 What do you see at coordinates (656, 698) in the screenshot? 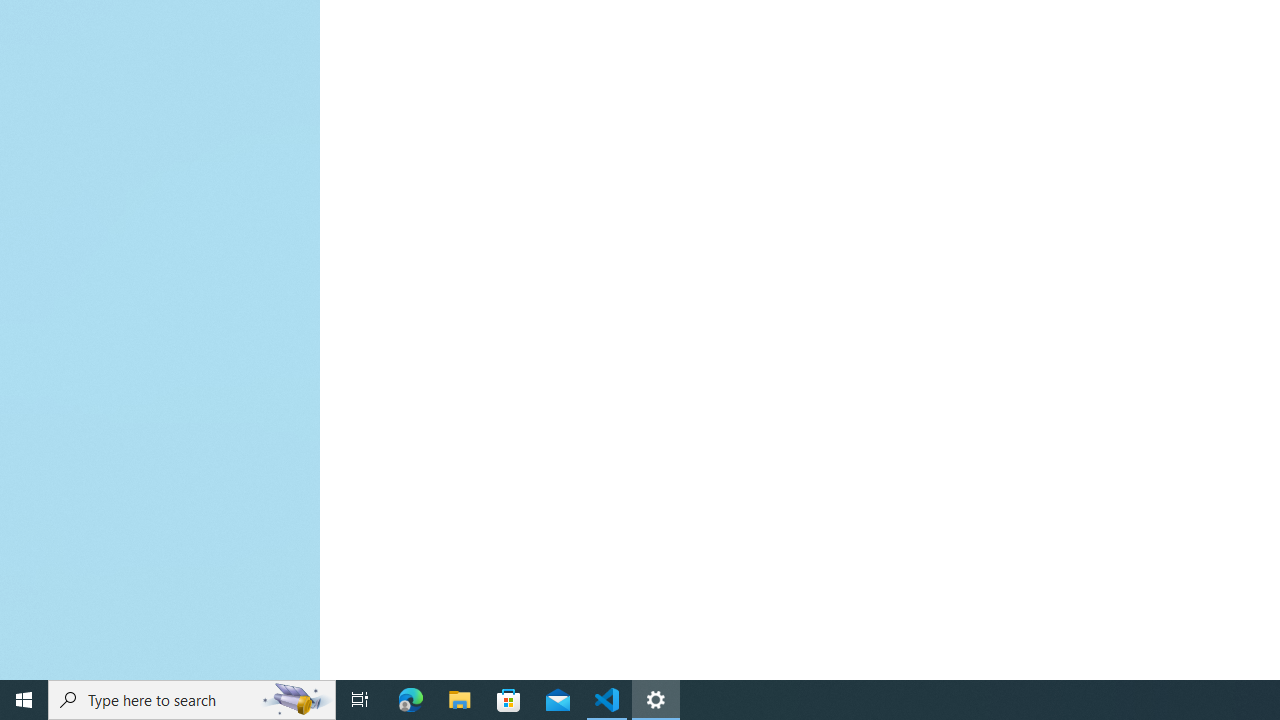
I see `'Settings - 1 running window'` at bounding box center [656, 698].